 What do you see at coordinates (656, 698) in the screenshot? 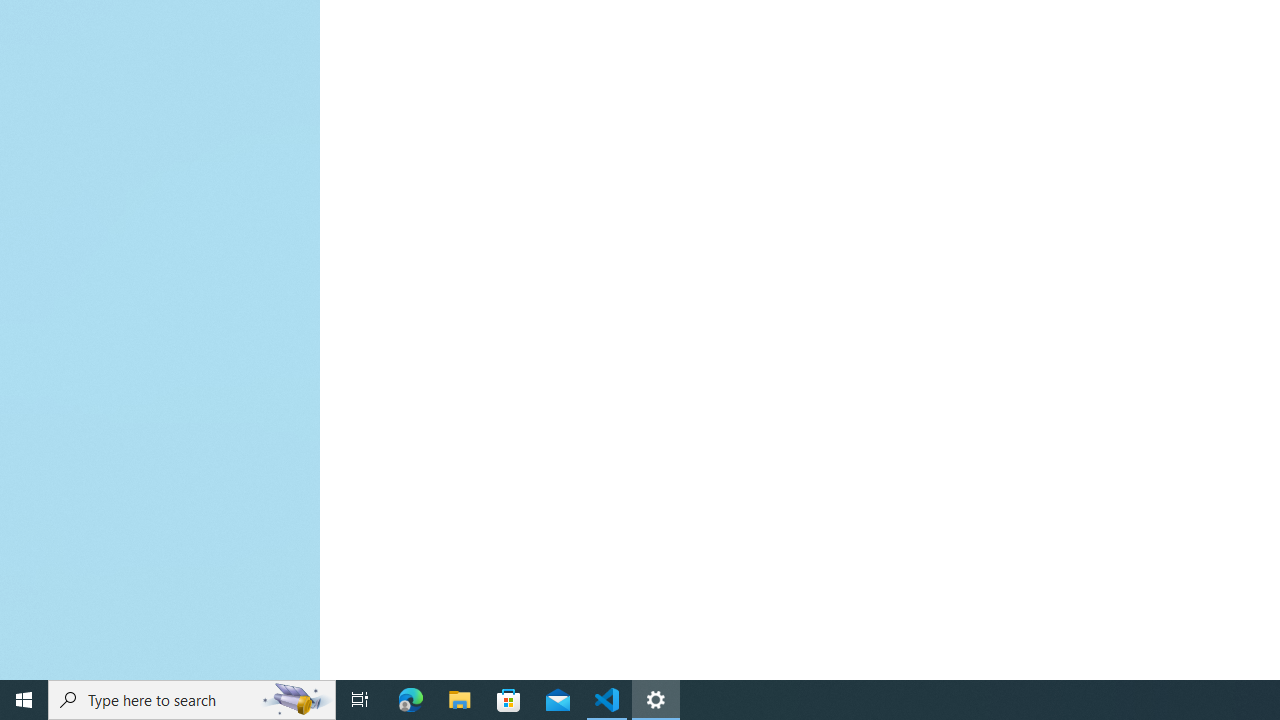
I see `'Settings - 1 running window'` at bounding box center [656, 698].